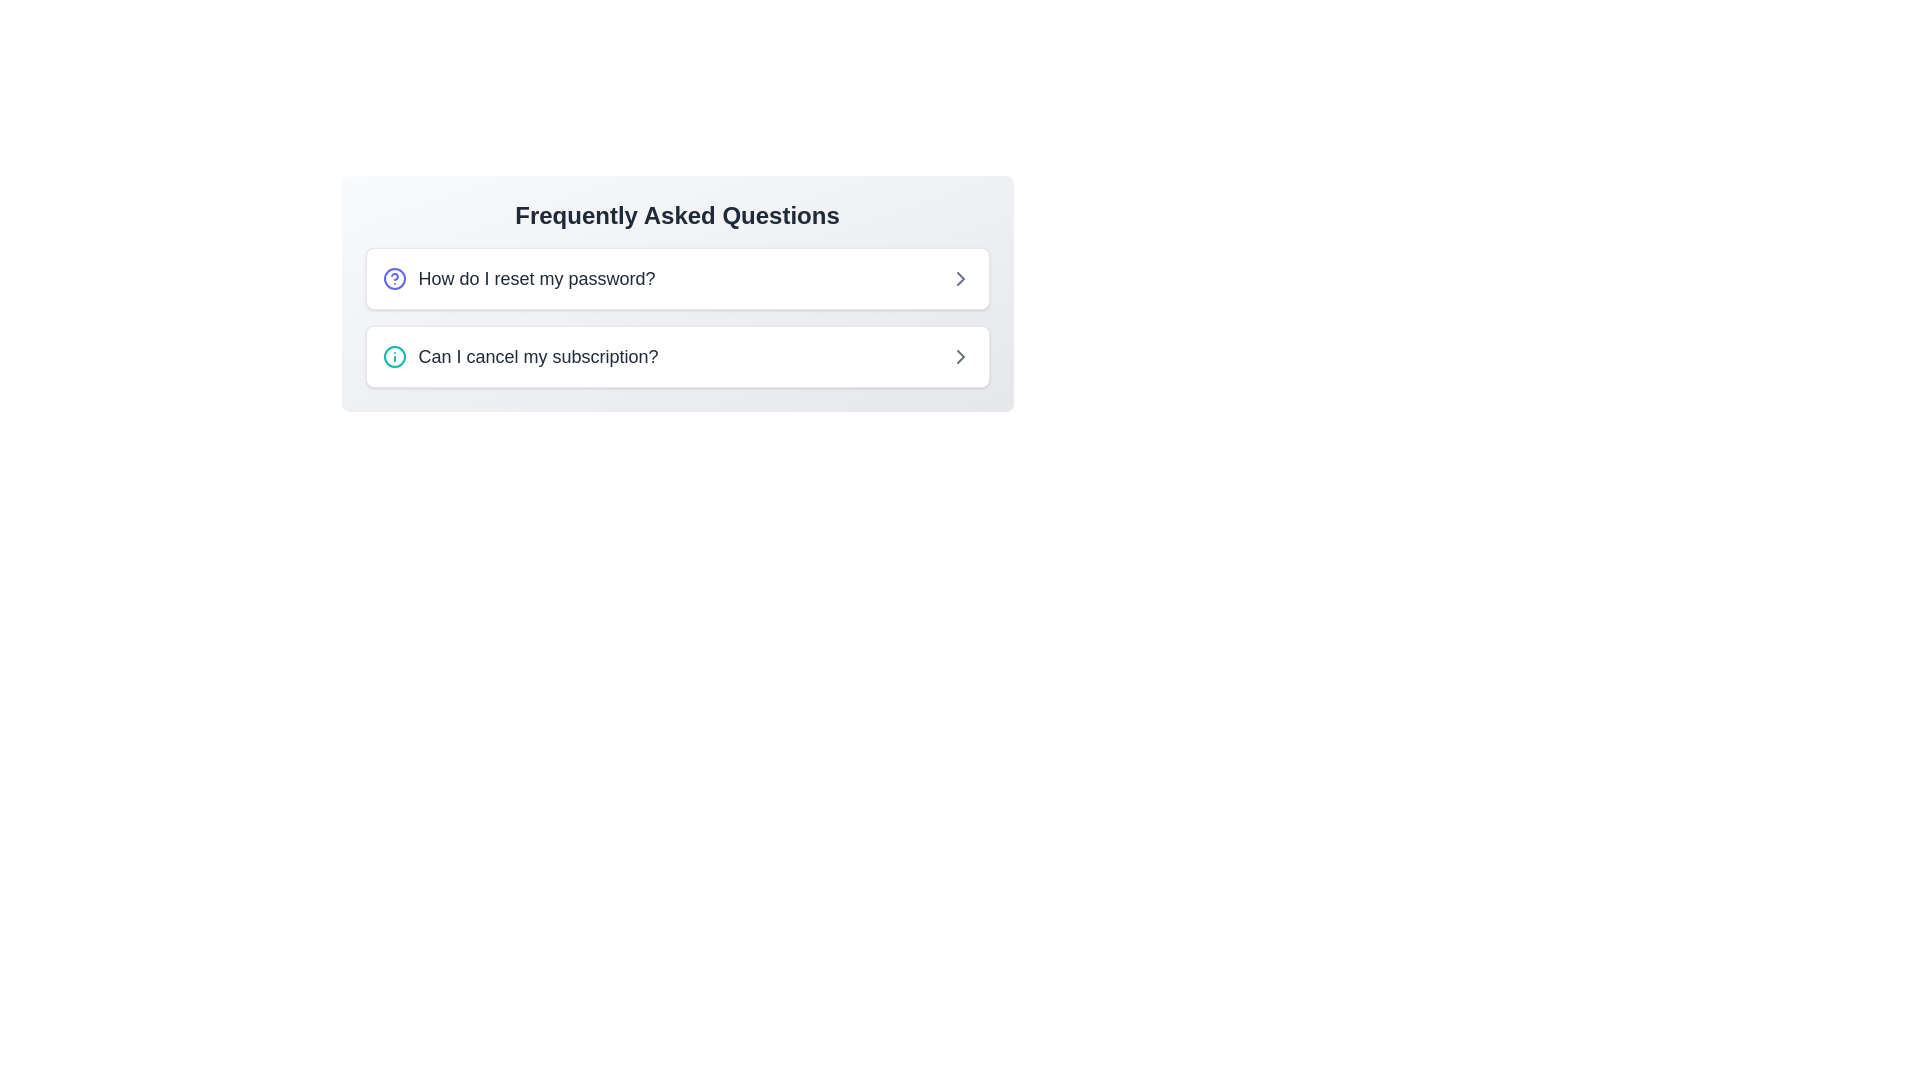 This screenshot has height=1080, width=1920. I want to click on the icon that precedes the 'How do I reset my password?' text in the frequently asked questions section, so click(394, 278).